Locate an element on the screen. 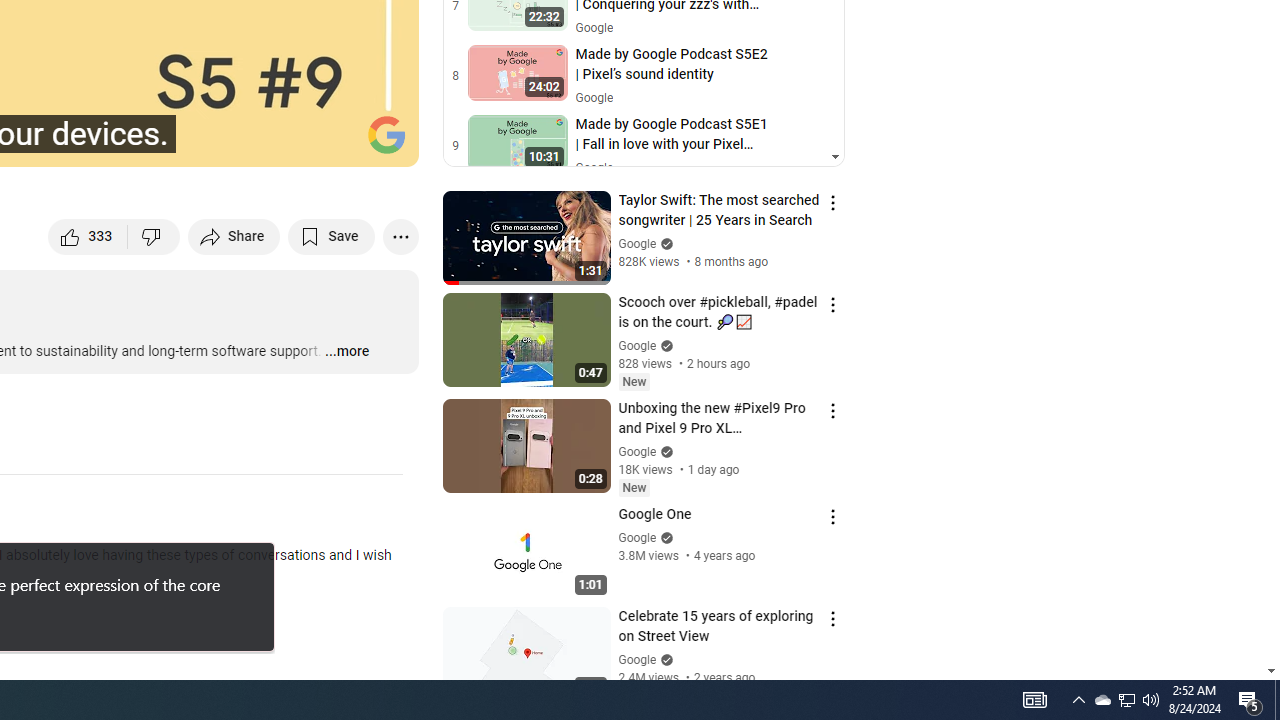 The width and height of the screenshot is (1280, 720). 'Channel watermark' is located at coordinates (386, 135).